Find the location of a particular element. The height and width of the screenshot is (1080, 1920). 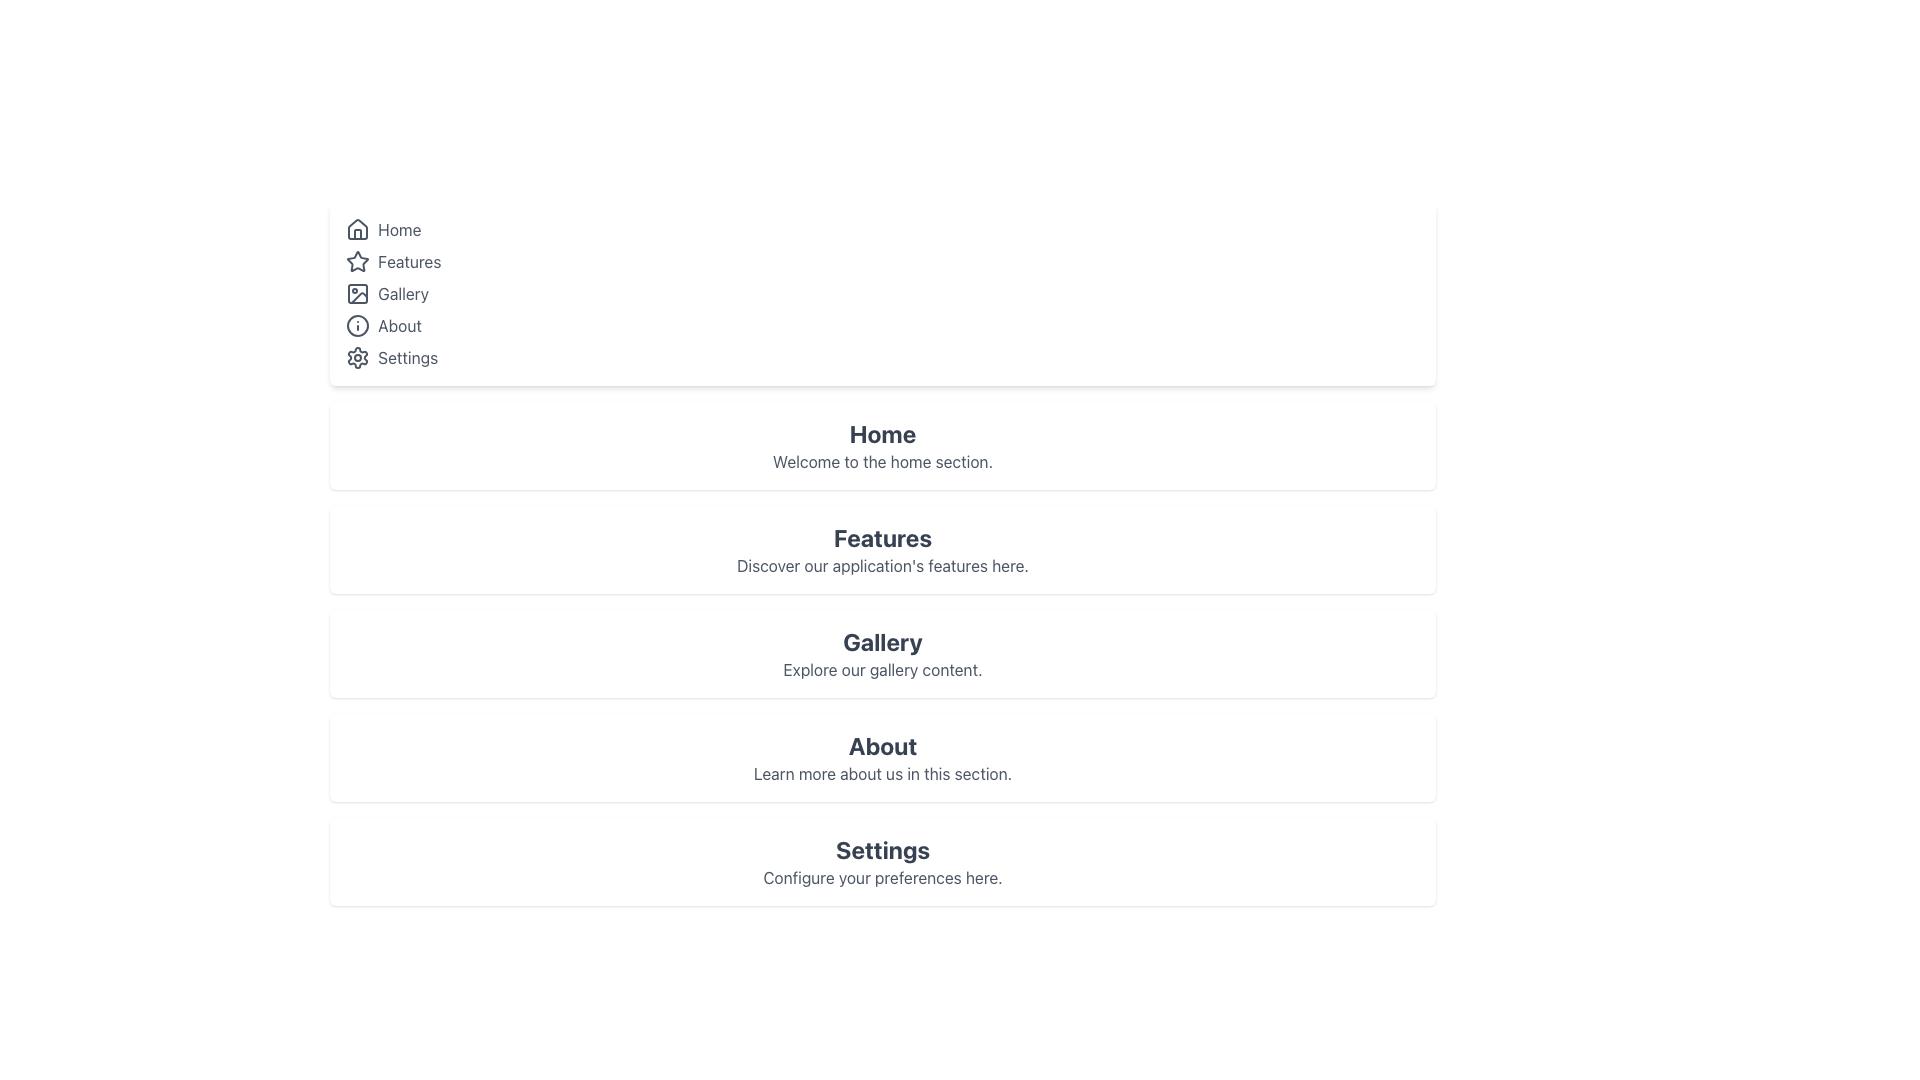

the 'About' informational section, which has a white background and rounded corners, to read the description about the section is located at coordinates (882, 758).